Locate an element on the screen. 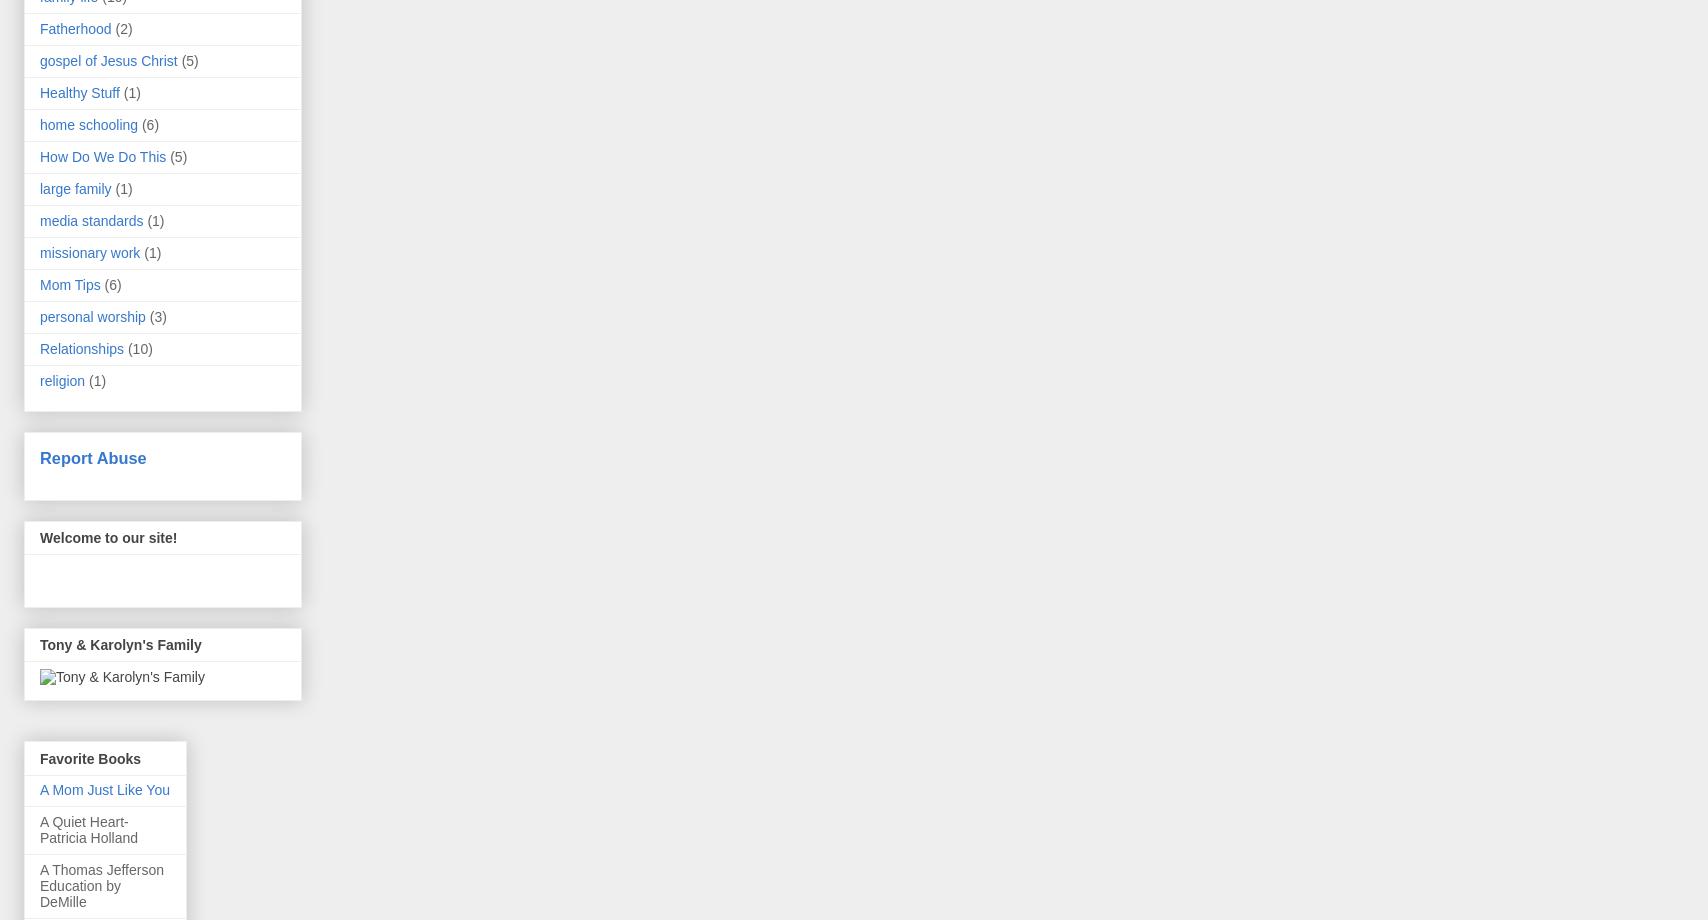 The width and height of the screenshot is (1708, 920). 'Tony & Karolyn's Family' is located at coordinates (119, 644).